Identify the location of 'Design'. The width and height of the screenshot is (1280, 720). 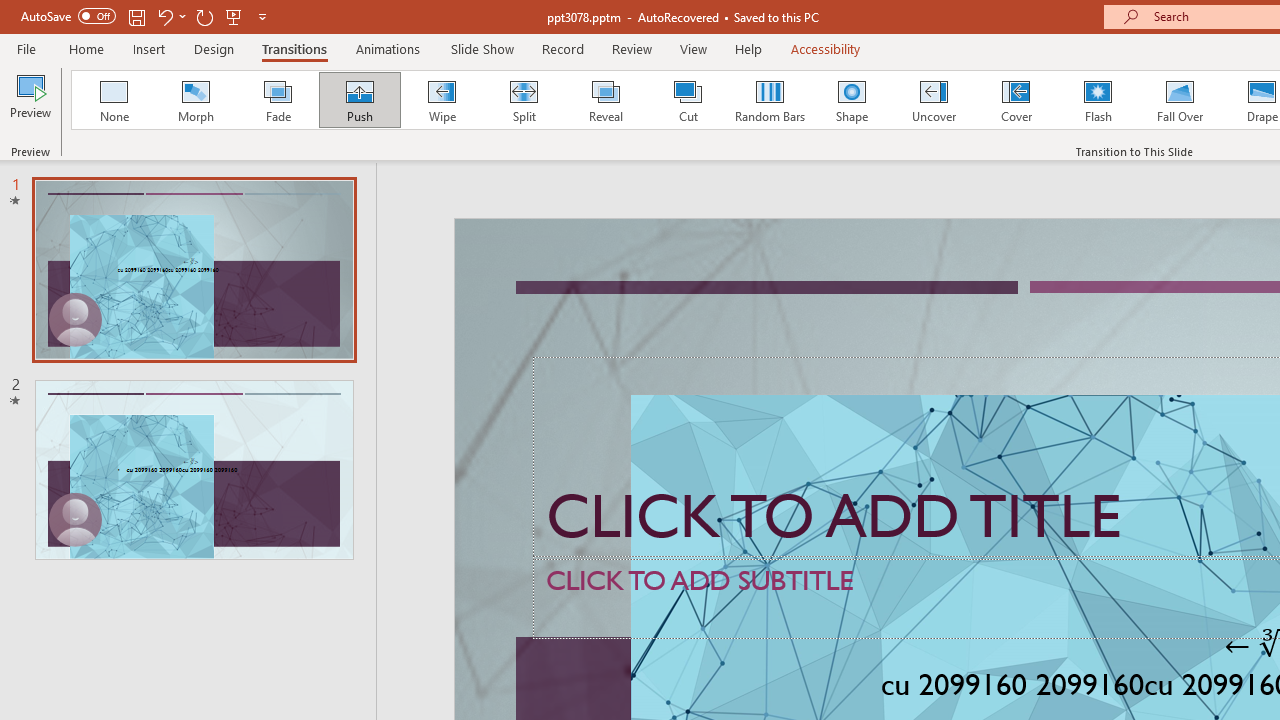
(214, 48).